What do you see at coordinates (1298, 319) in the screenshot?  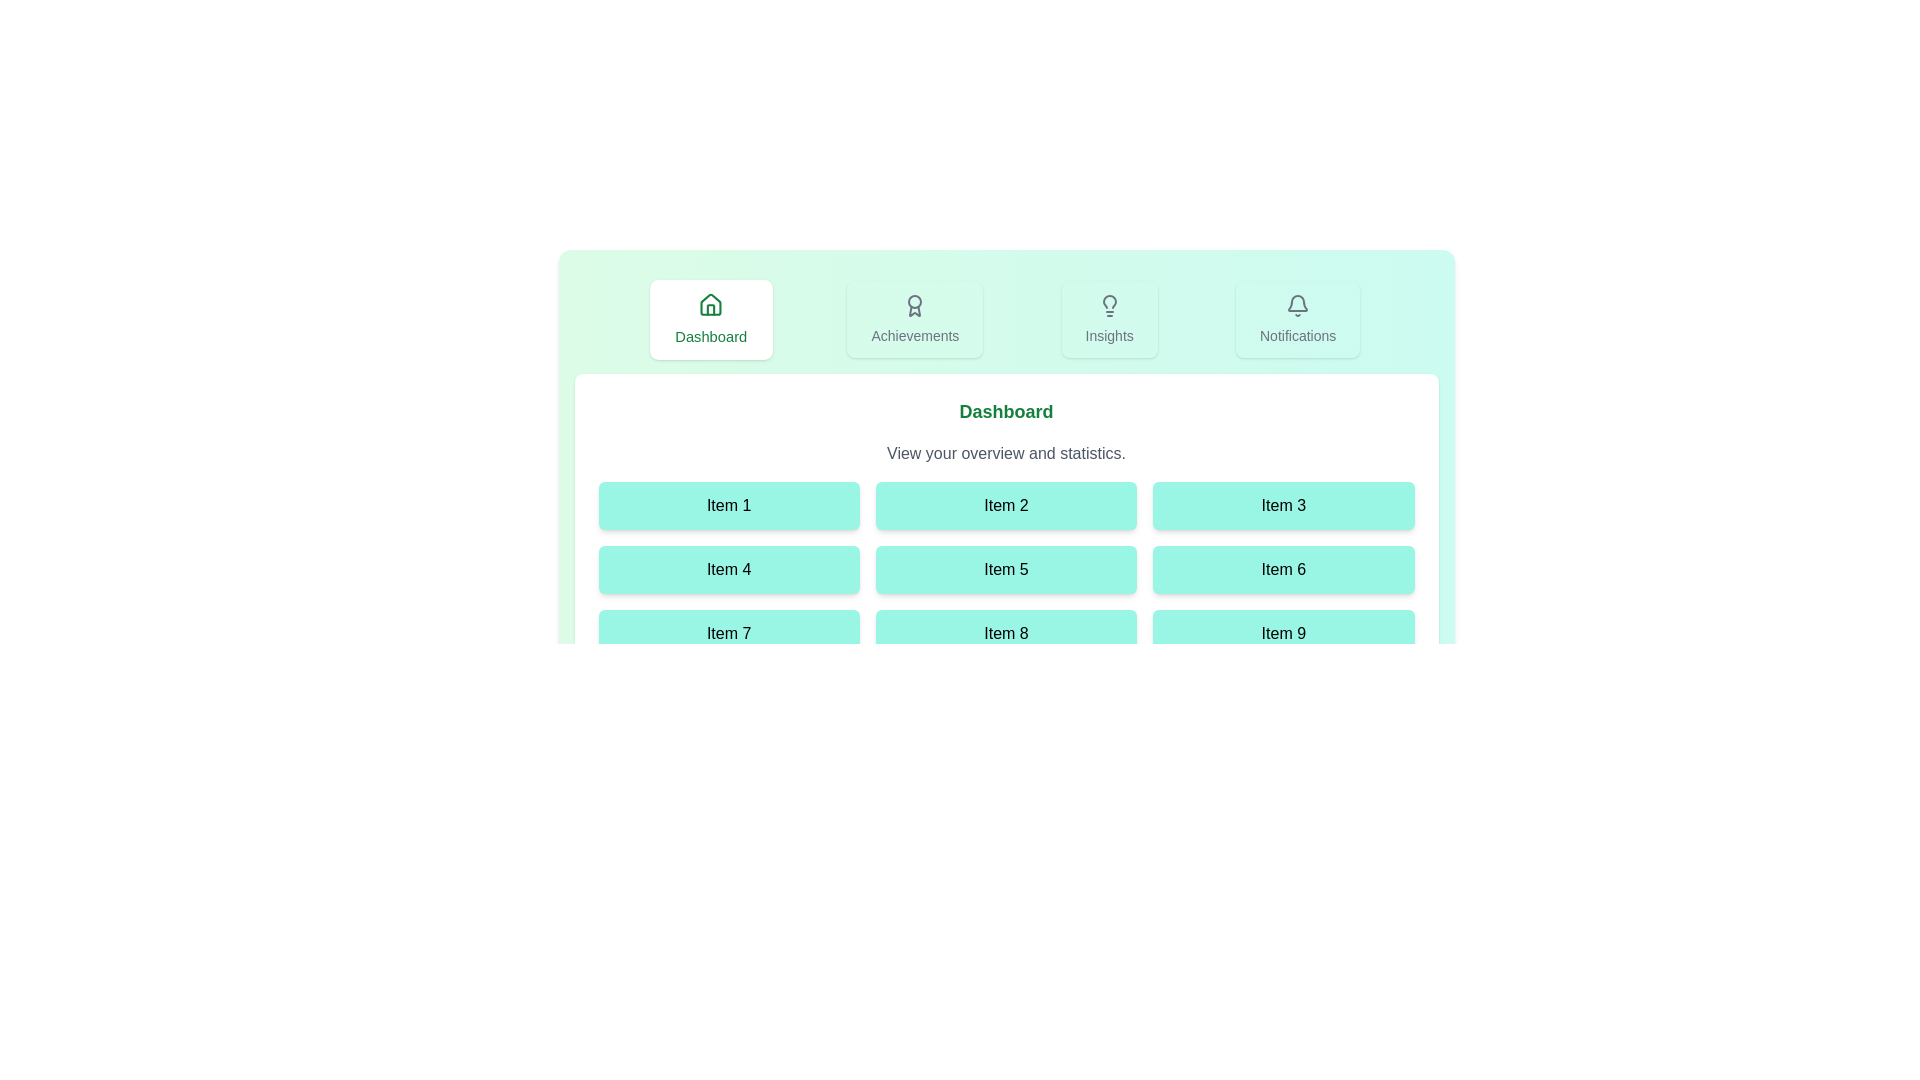 I see `the tab labeled Notifications` at bounding box center [1298, 319].